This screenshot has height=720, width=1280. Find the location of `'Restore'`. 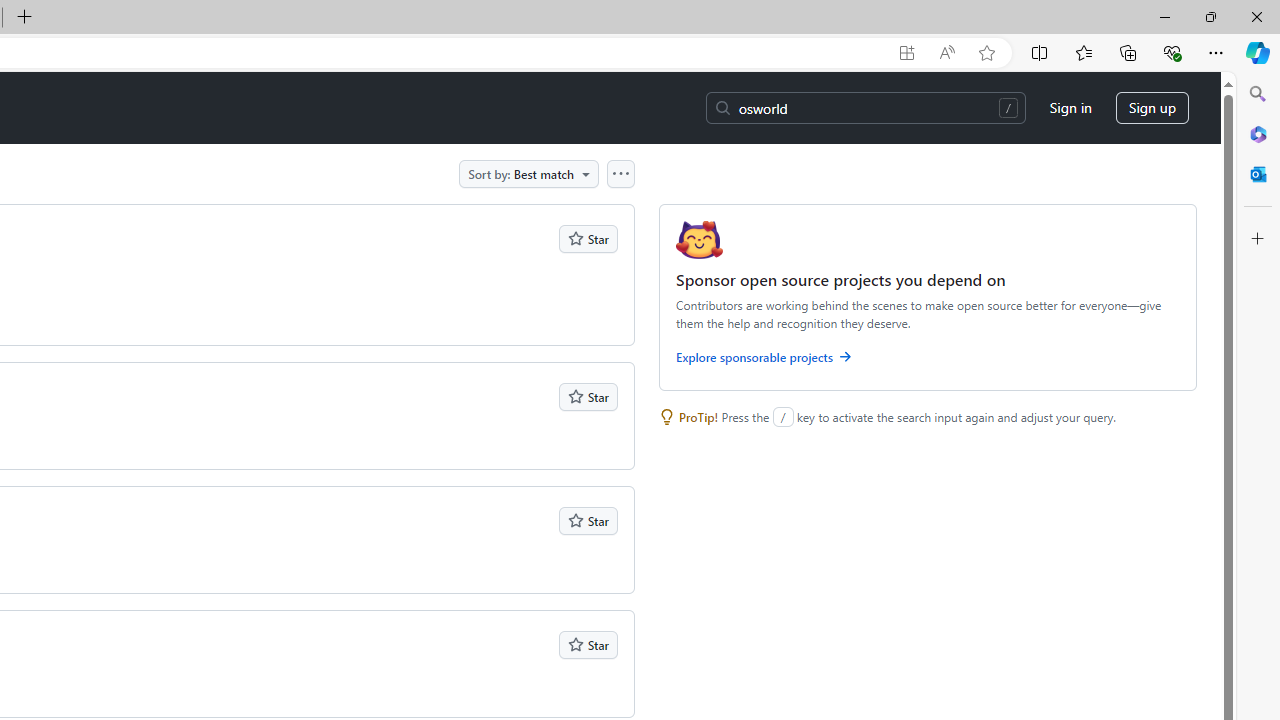

'Restore' is located at coordinates (1209, 16).